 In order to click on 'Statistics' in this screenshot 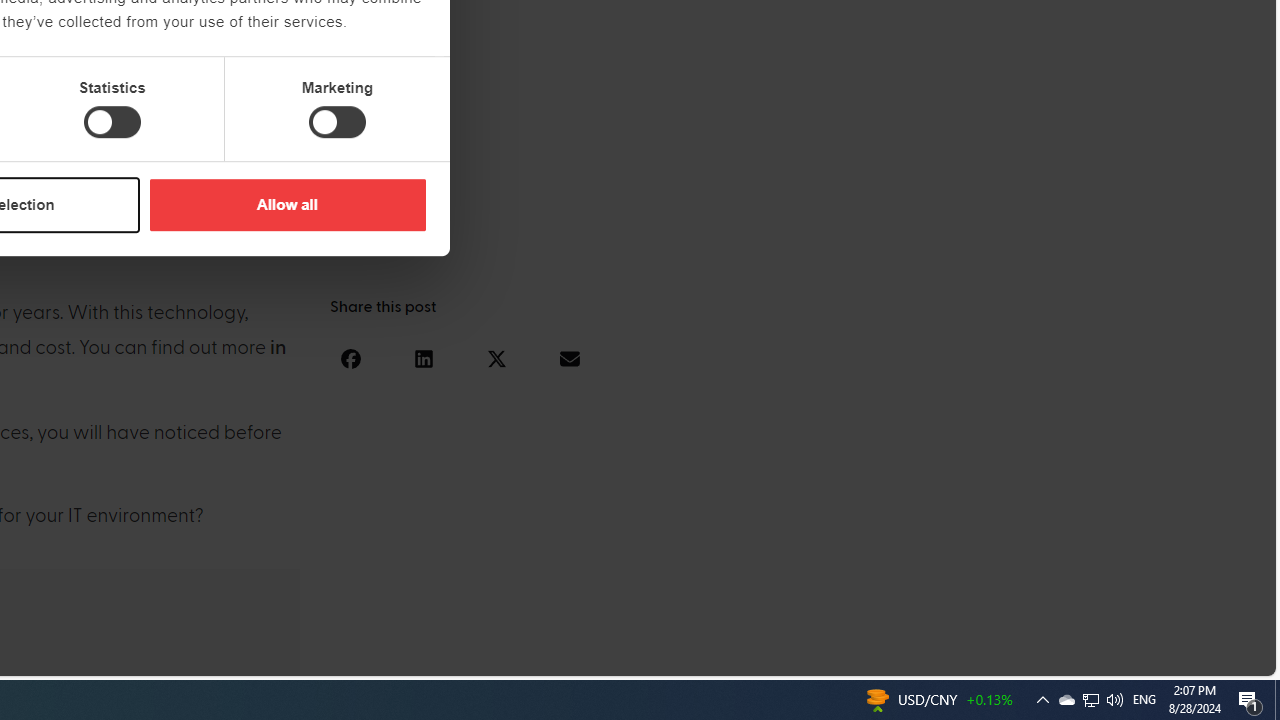, I will do `click(111, 122)`.